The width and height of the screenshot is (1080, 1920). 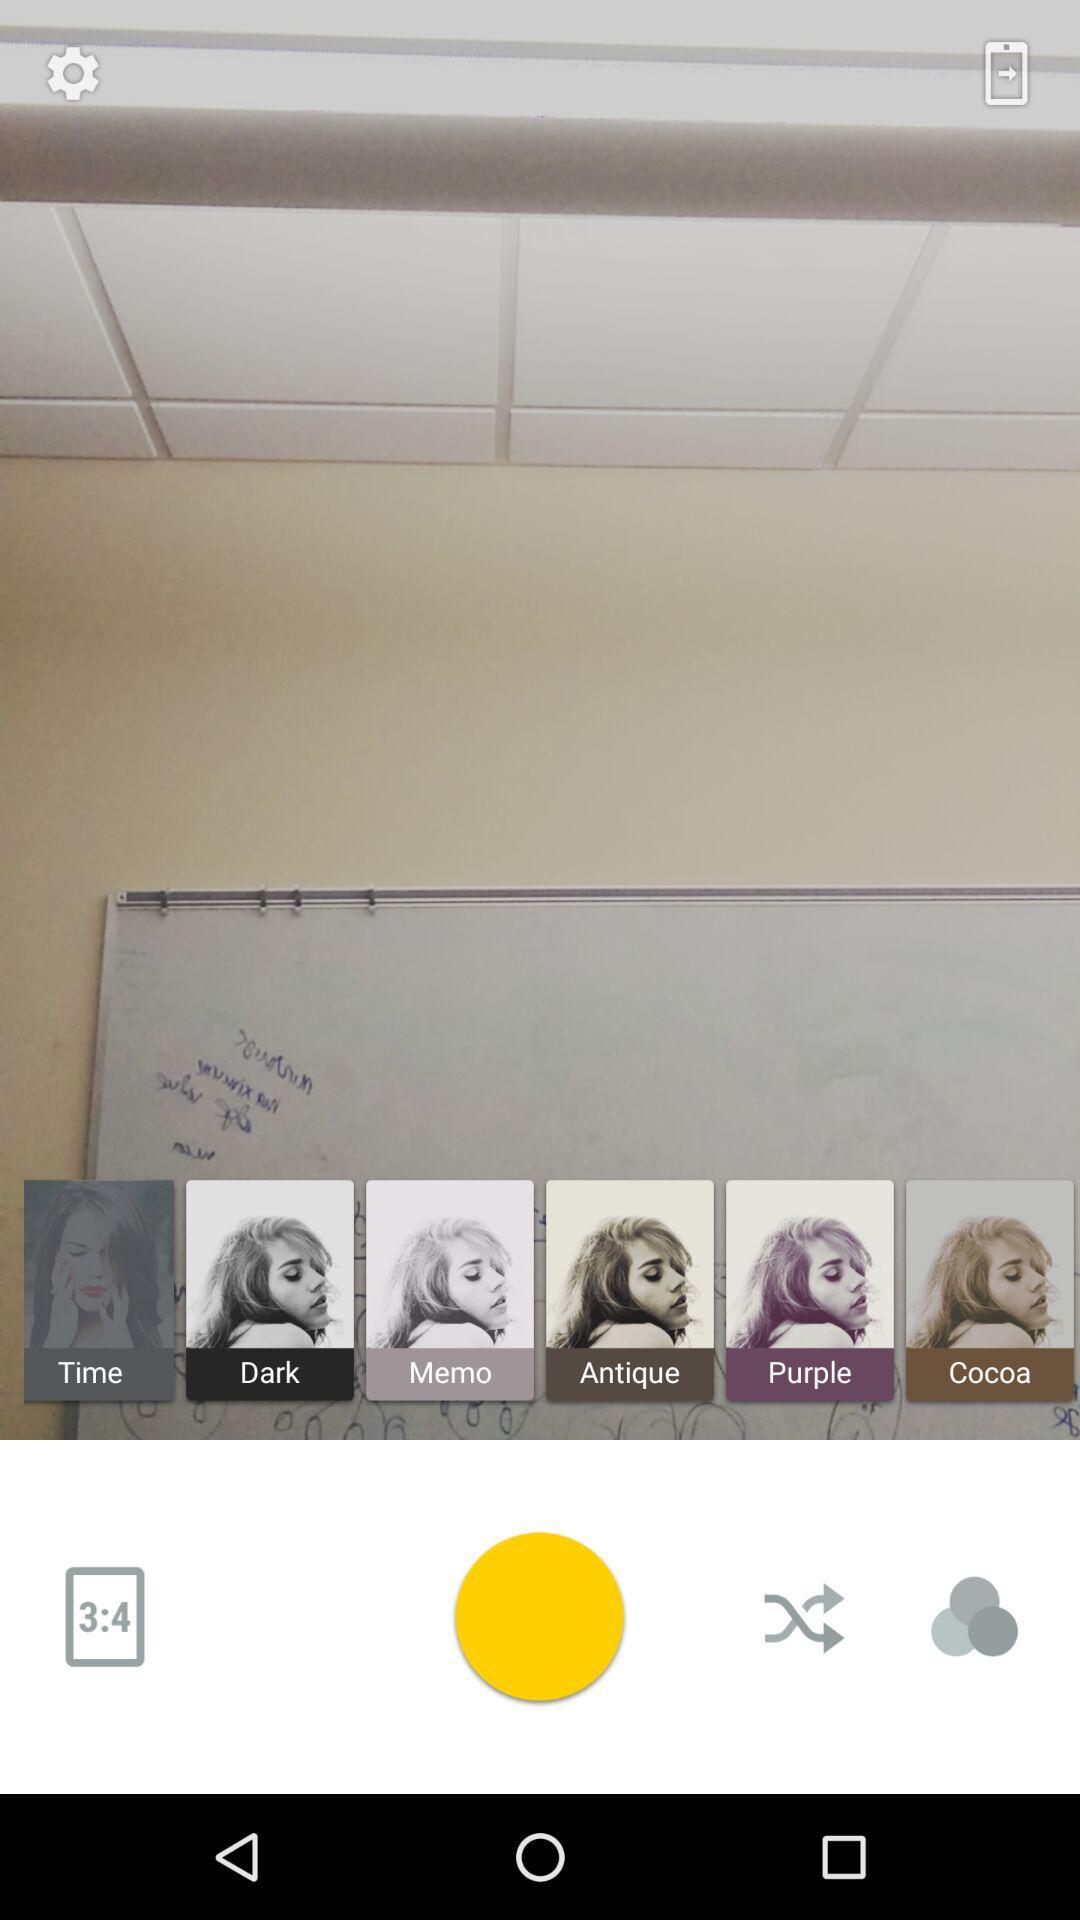 I want to click on colors, so click(x=974, y=1617).